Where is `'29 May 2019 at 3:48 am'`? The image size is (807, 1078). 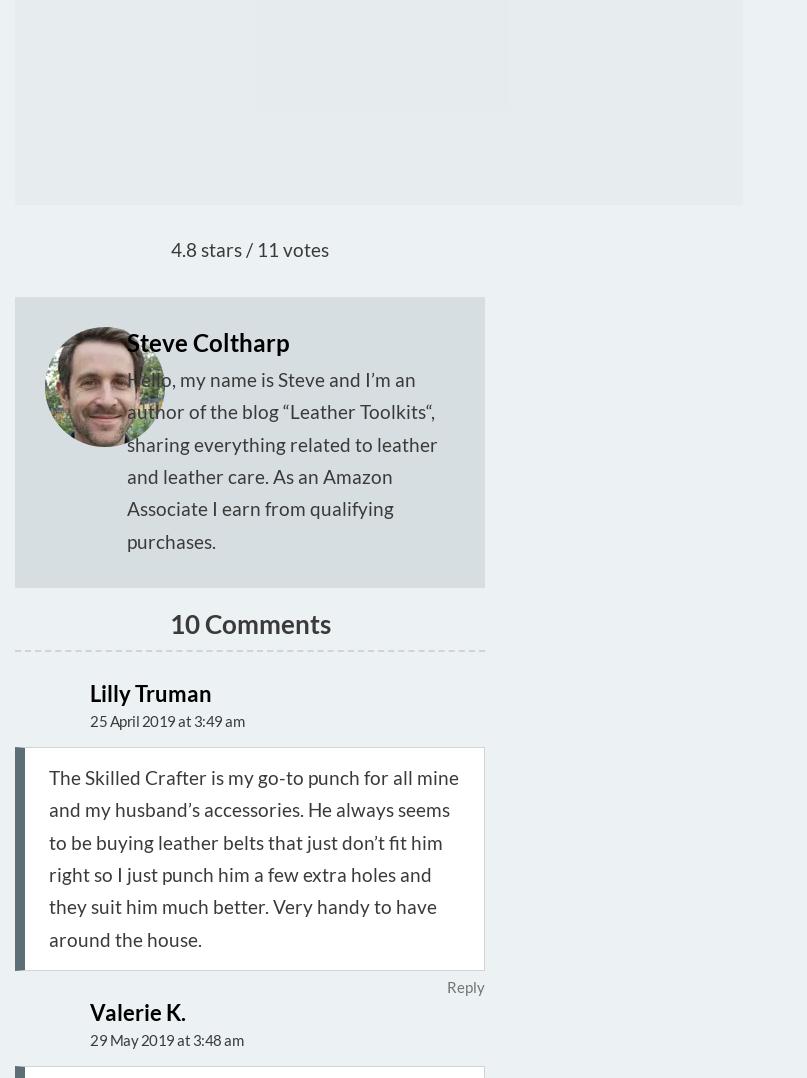 '29 May 2019 at 3:48 am' is located at coordinates (88, 1037).